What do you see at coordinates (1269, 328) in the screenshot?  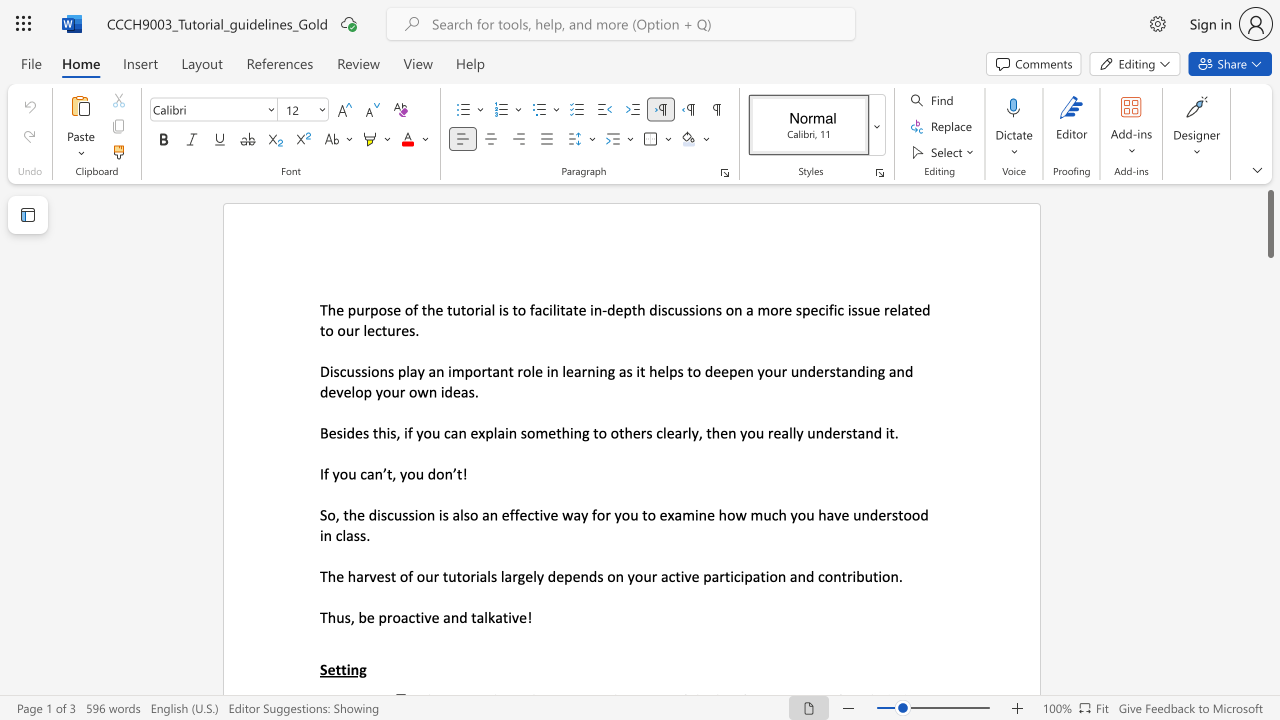 I see `the scrollbar to move the page downward` at bounding box center [1269, 328].